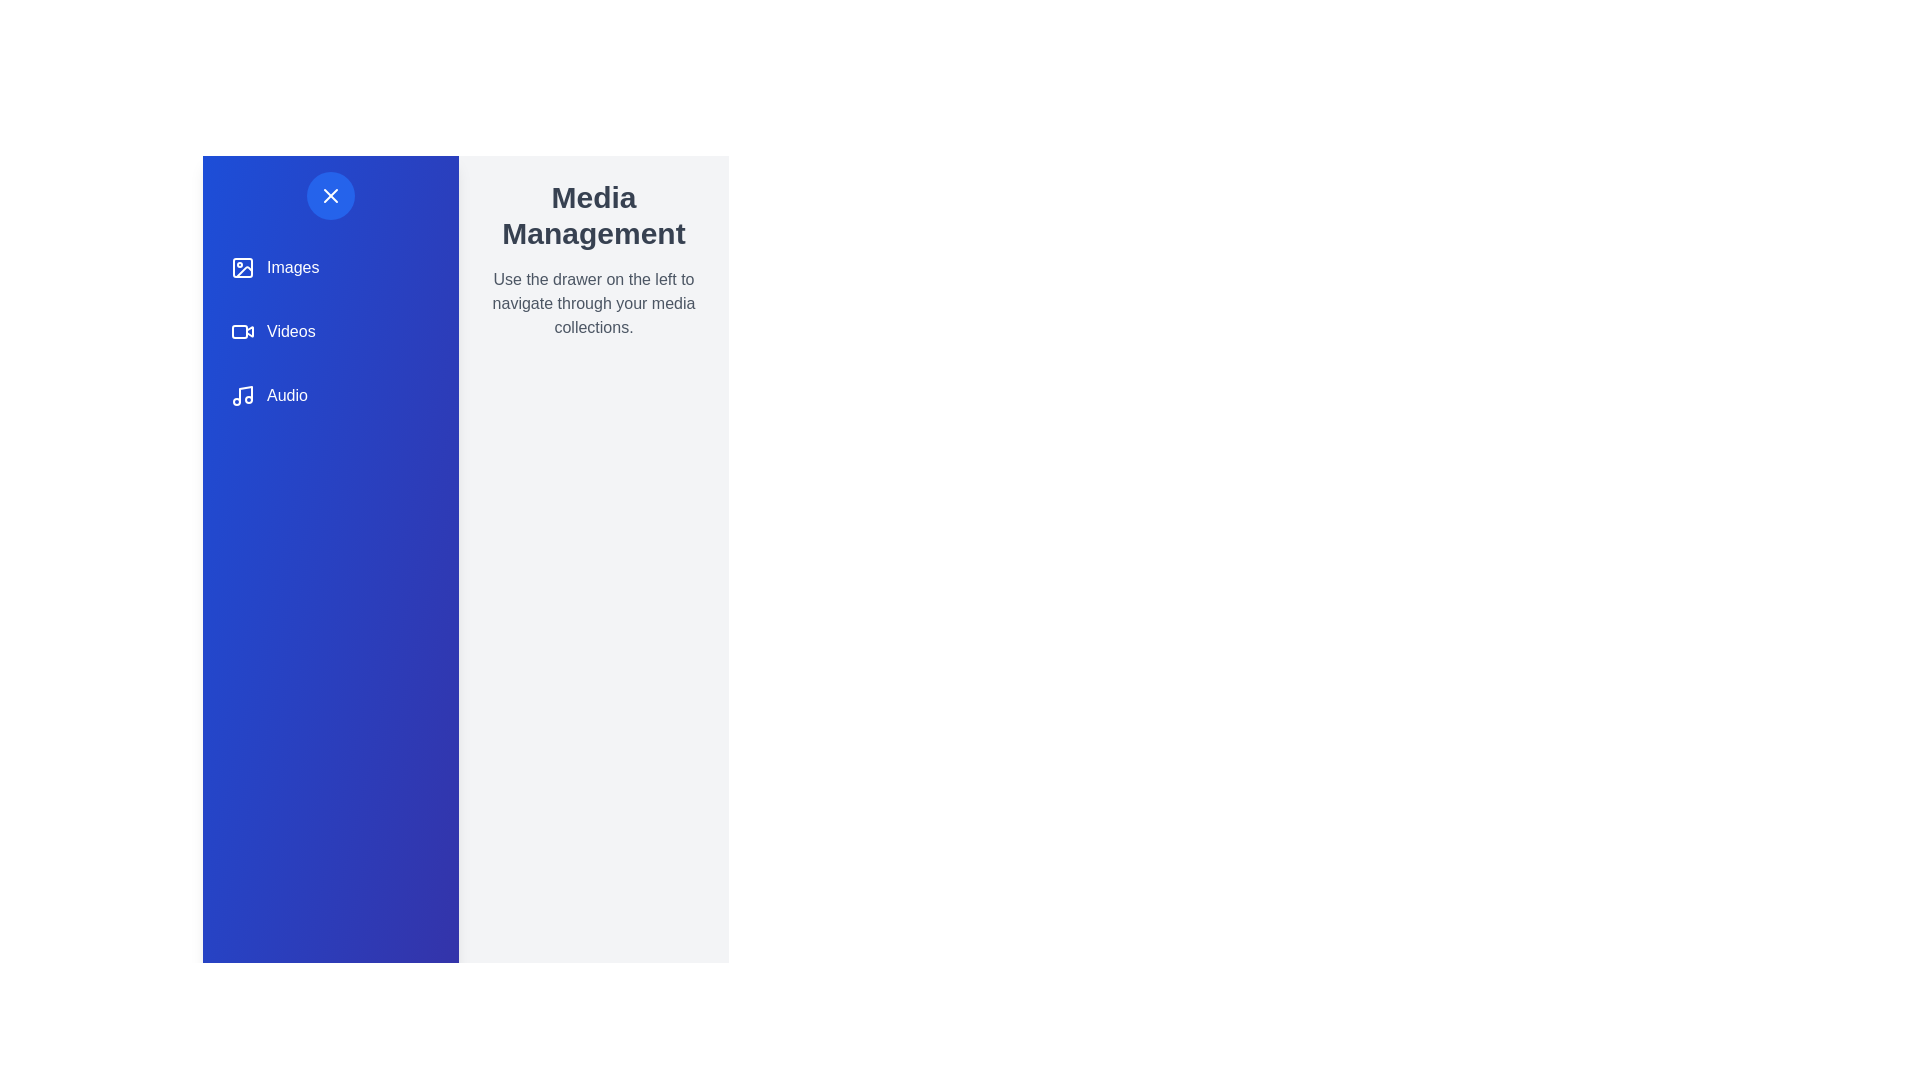 This screenshot has width=1920, height=1080. What do you see at coordinates (242, 266) in the screenshot?
I see `the small rounded rectangle decorative SVG graphic component located near the top left corner of the image icon in the sidebar of the application interface` at bounding box center [242, 266].